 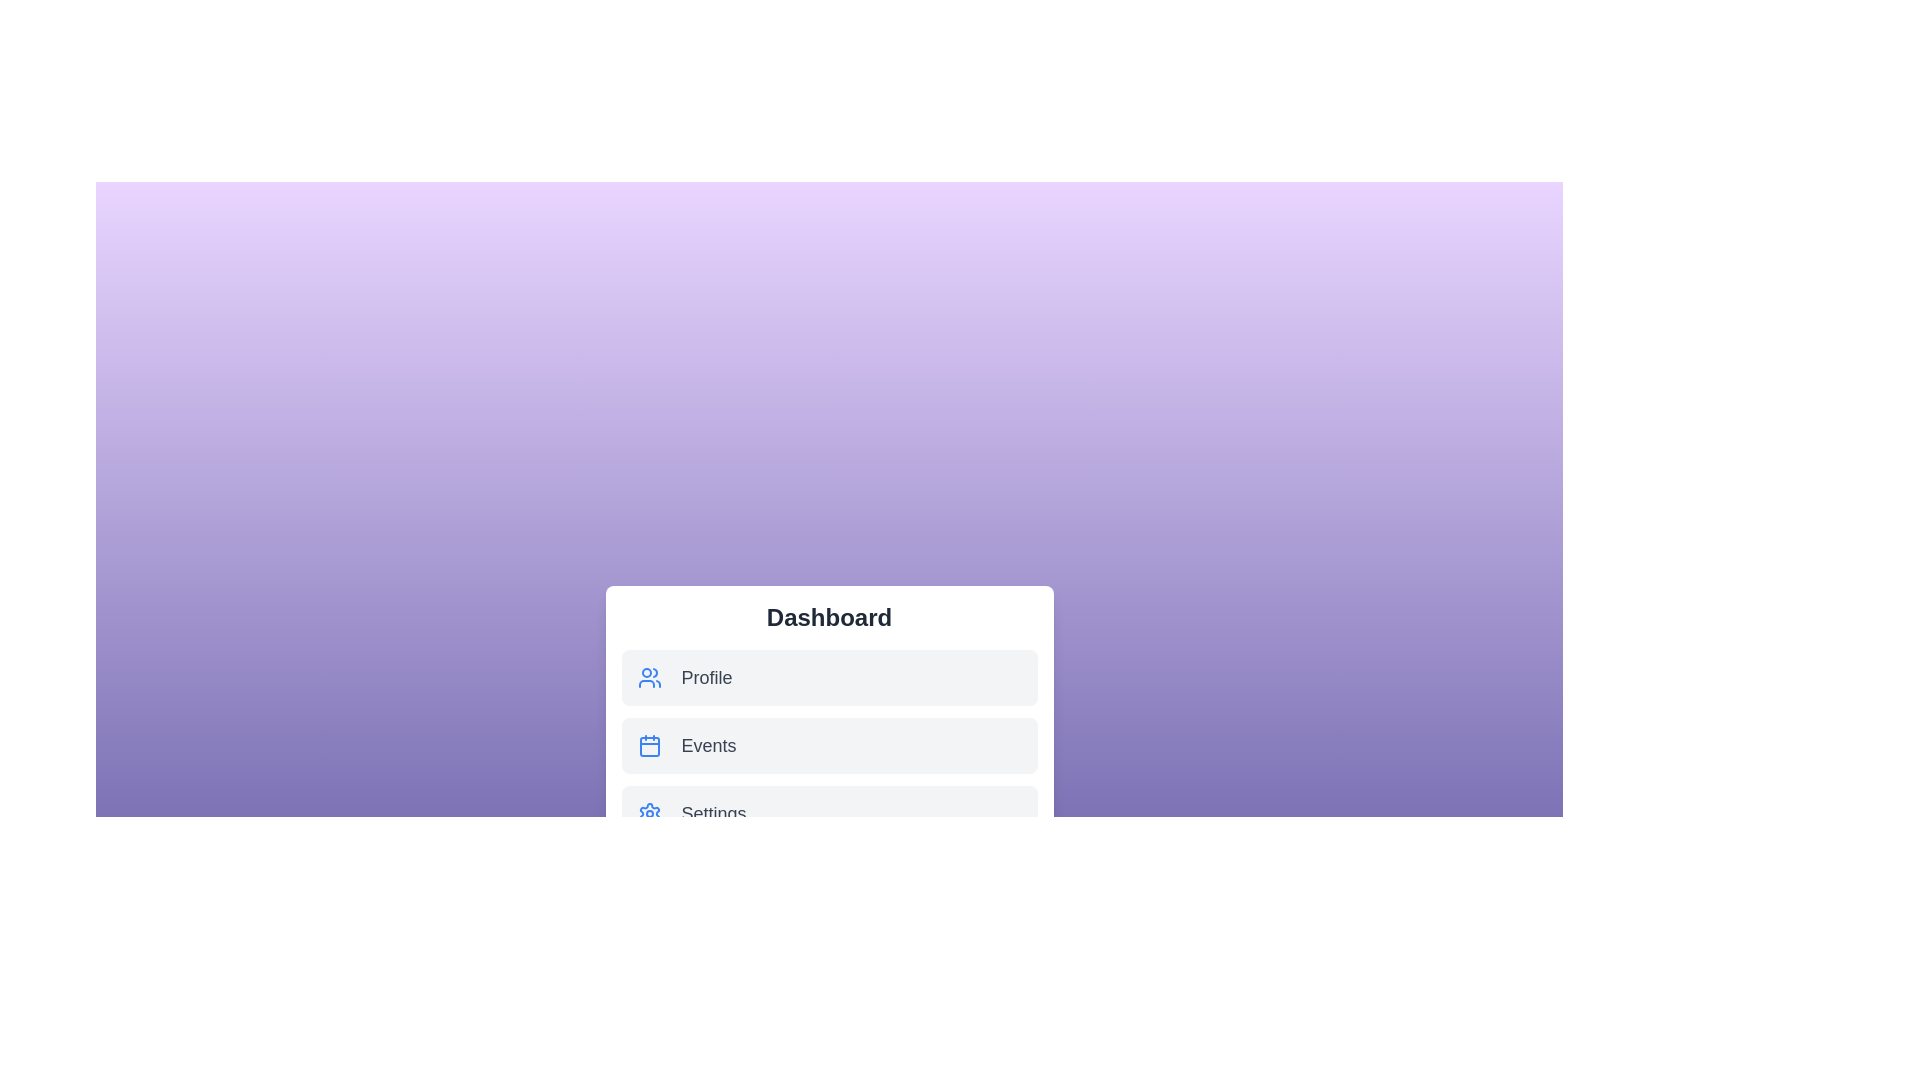 I want to click on the Calendar icon located in the sidebar panel, which is the second icon next to 'Events', so click(x=649, y=745).